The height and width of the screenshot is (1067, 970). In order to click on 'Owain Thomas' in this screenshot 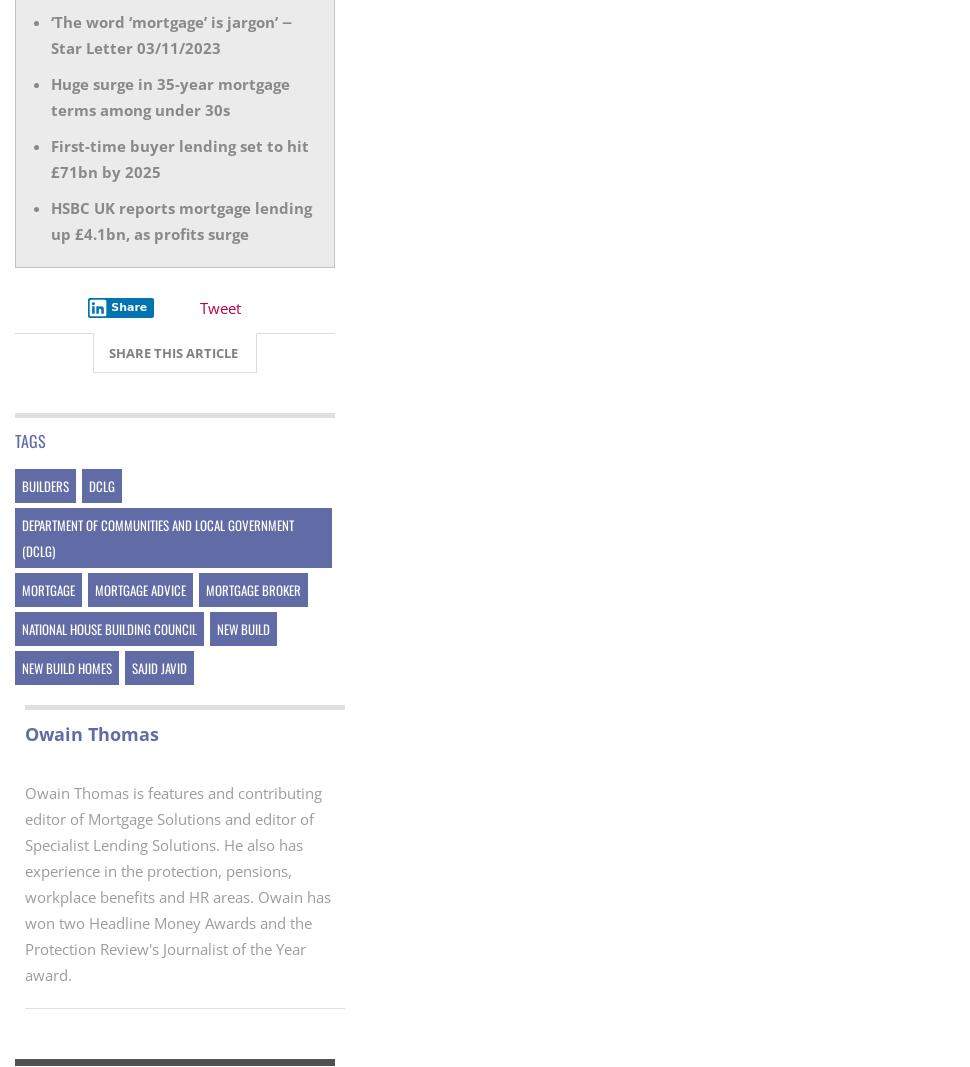, I will do `click(89, 732)`.